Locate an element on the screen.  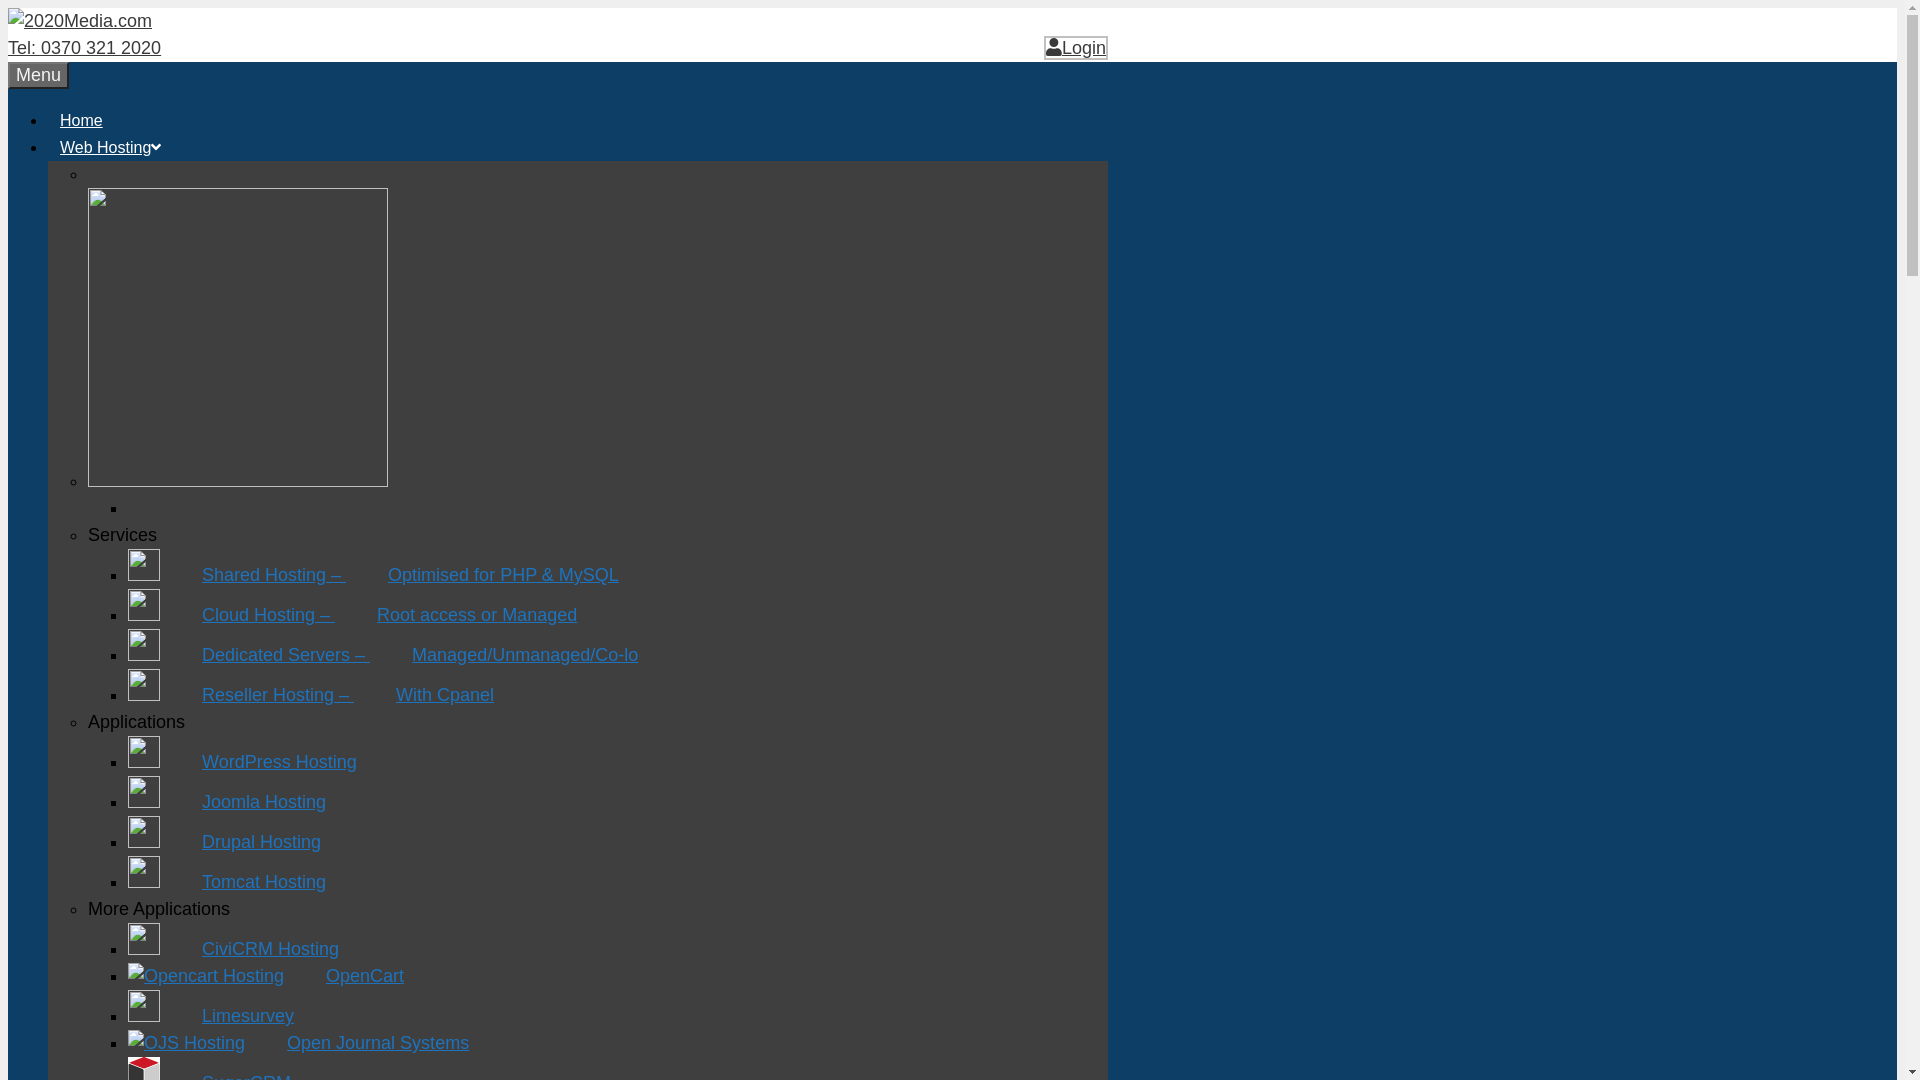
'2020Media.com' is located at coordinates (80, 21).